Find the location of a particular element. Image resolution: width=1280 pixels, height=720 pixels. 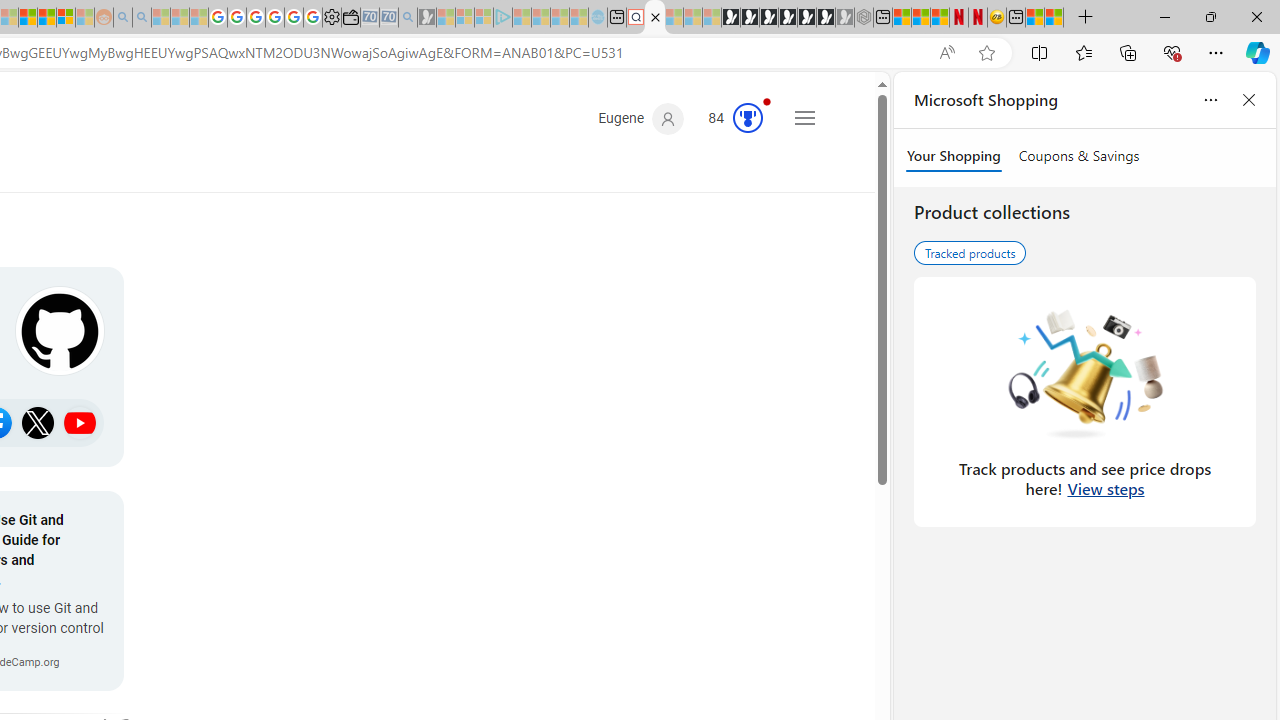

'Class: b_sitlk' is located at coordinates (80, 422).